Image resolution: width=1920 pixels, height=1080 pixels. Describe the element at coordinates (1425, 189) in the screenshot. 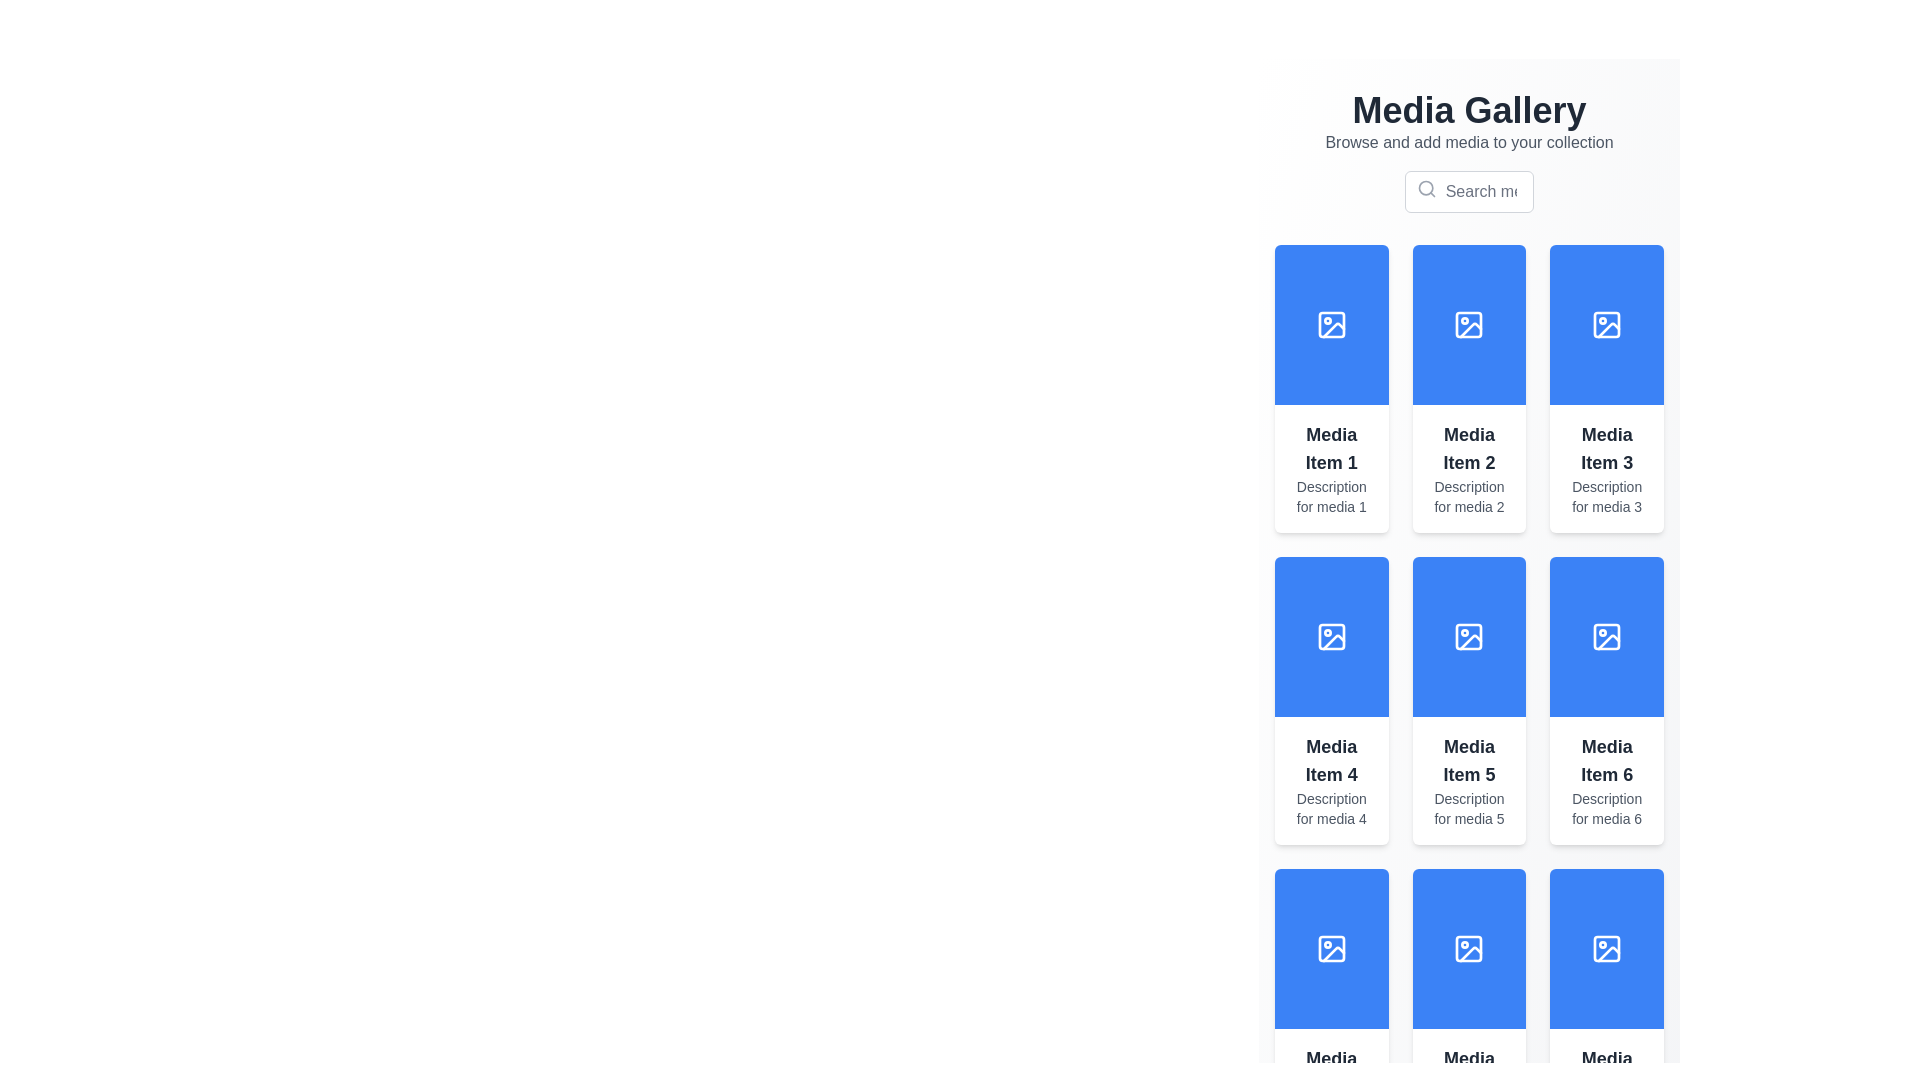

I see `the search icon located on the left side of the input field within the media gallery interface to initiate a search` at that location.